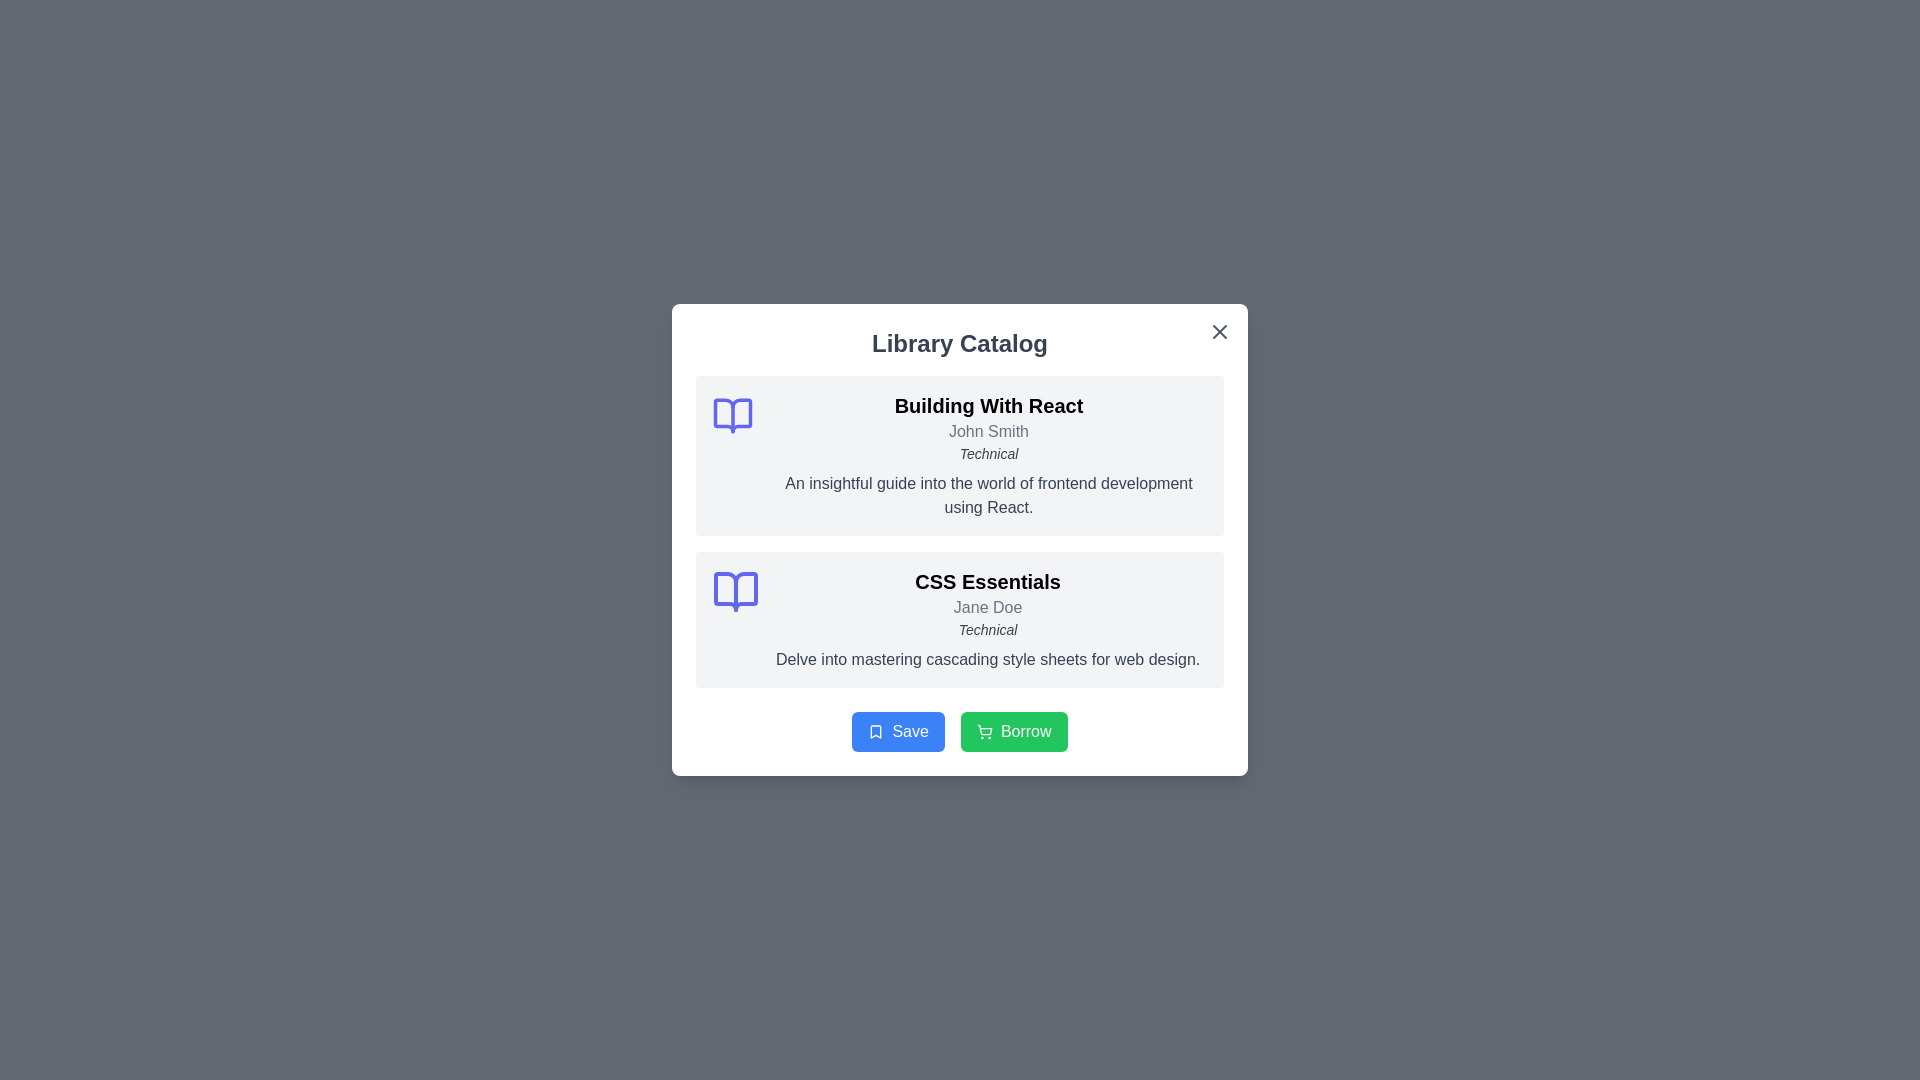 This screenshot has width=1920, height=1080. What do you see at coordinates (988, 582) in the screenshot?
I see `the 'CSS Essentials' text label which is displayed in bold within the second card's title position` at bounding box center [988, 582].